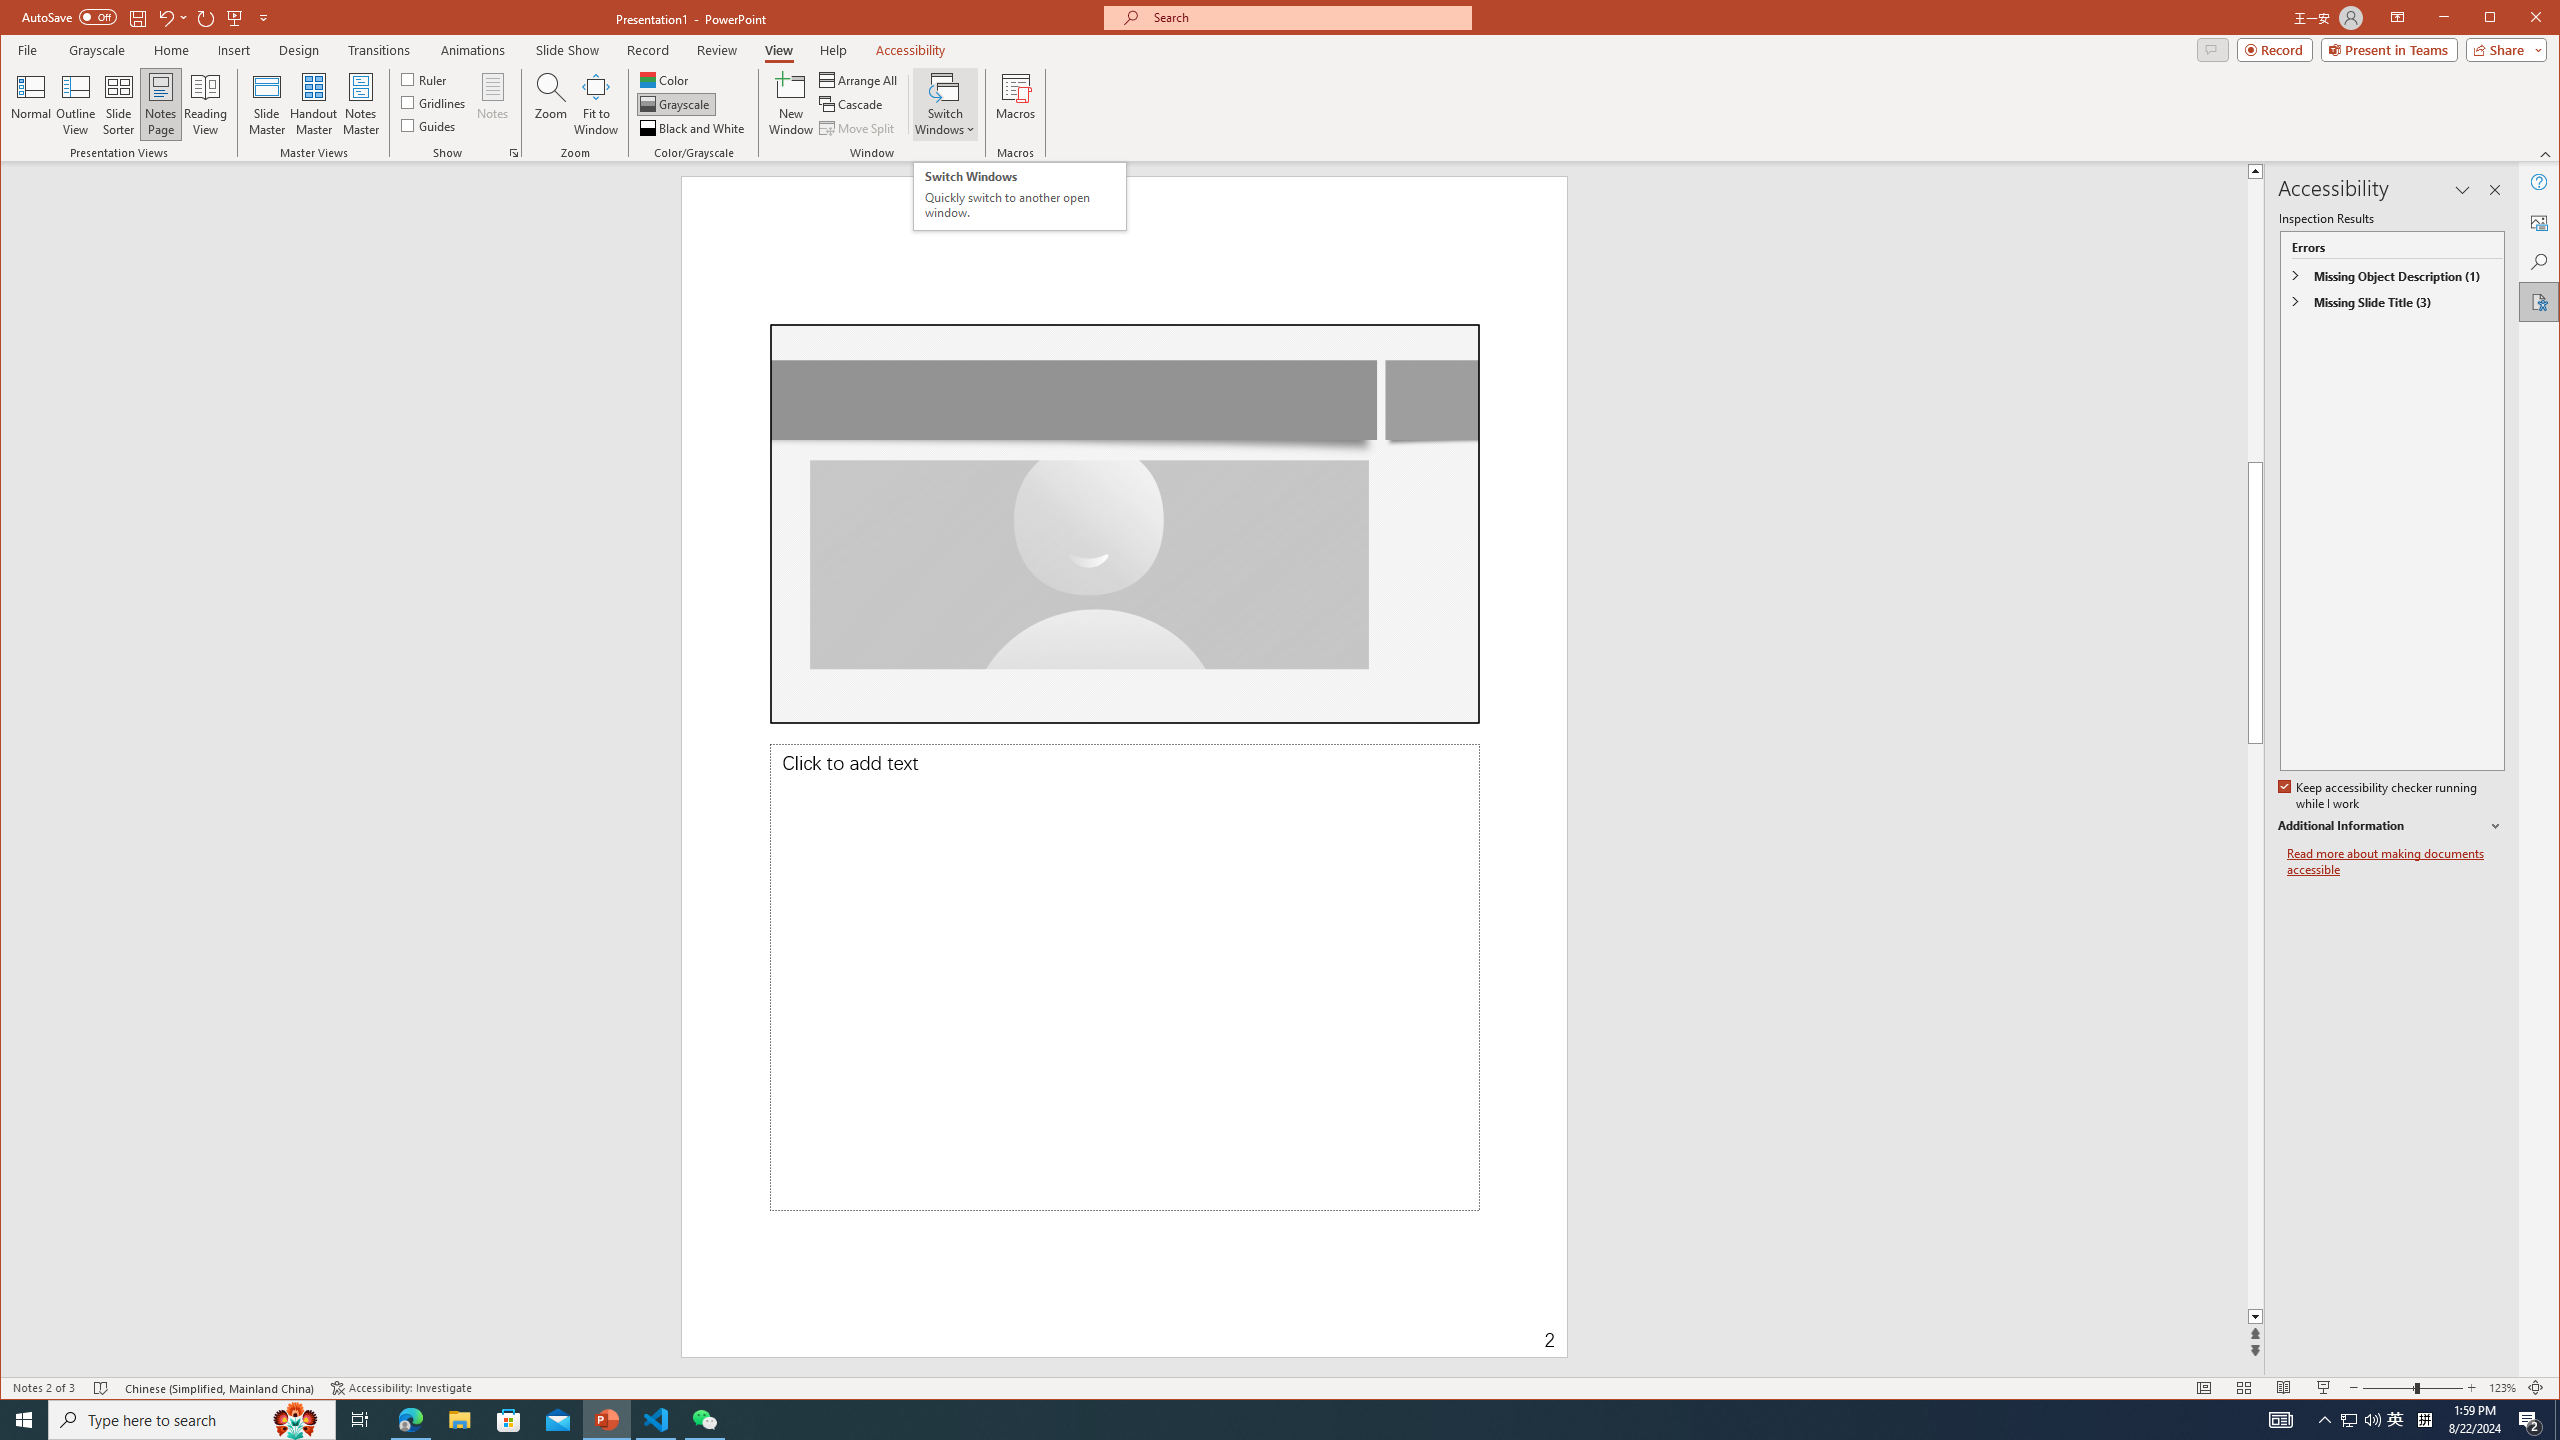 The height and width of the screenshot is (1440, 2560). I want to click on 'Cascade', so click(851, 104).